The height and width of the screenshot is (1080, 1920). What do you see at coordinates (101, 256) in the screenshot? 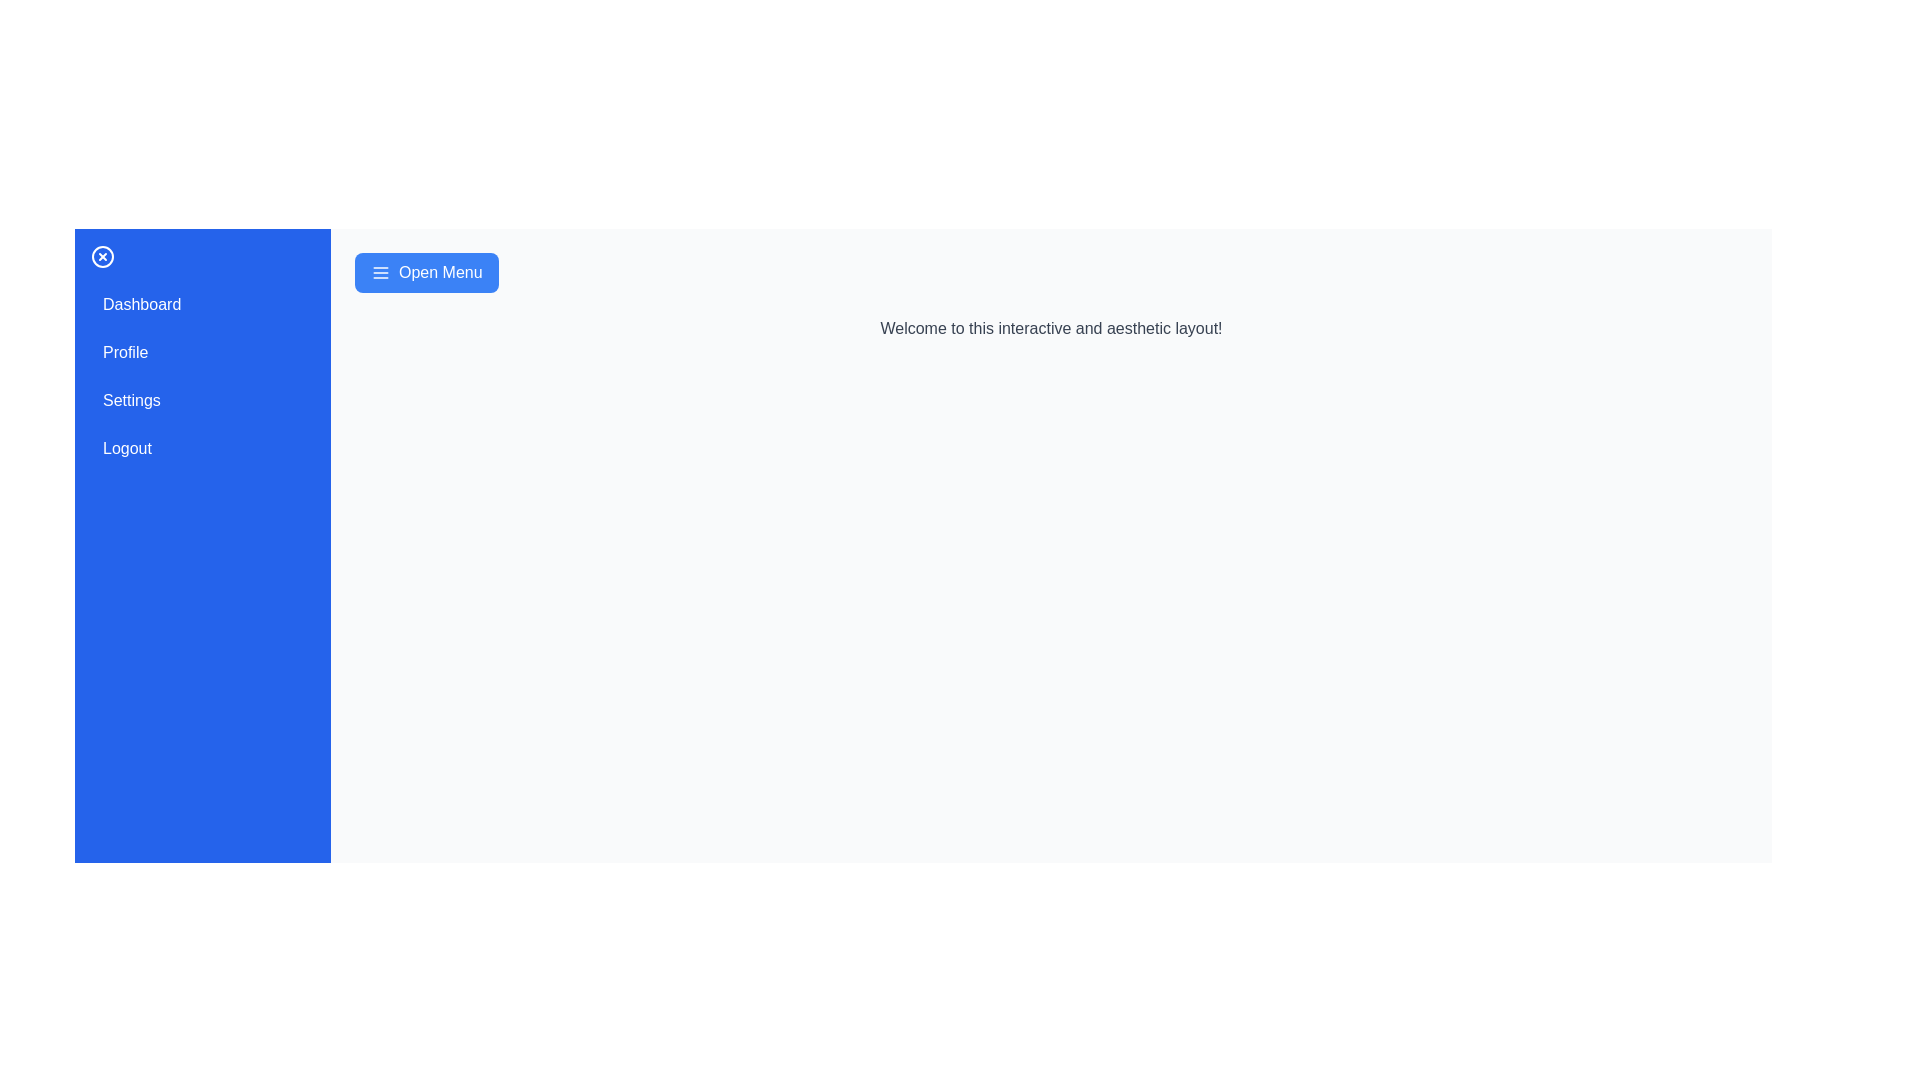
I see `the close button in the sidebar to toggle the drawer` at bounding box center [101, 256].